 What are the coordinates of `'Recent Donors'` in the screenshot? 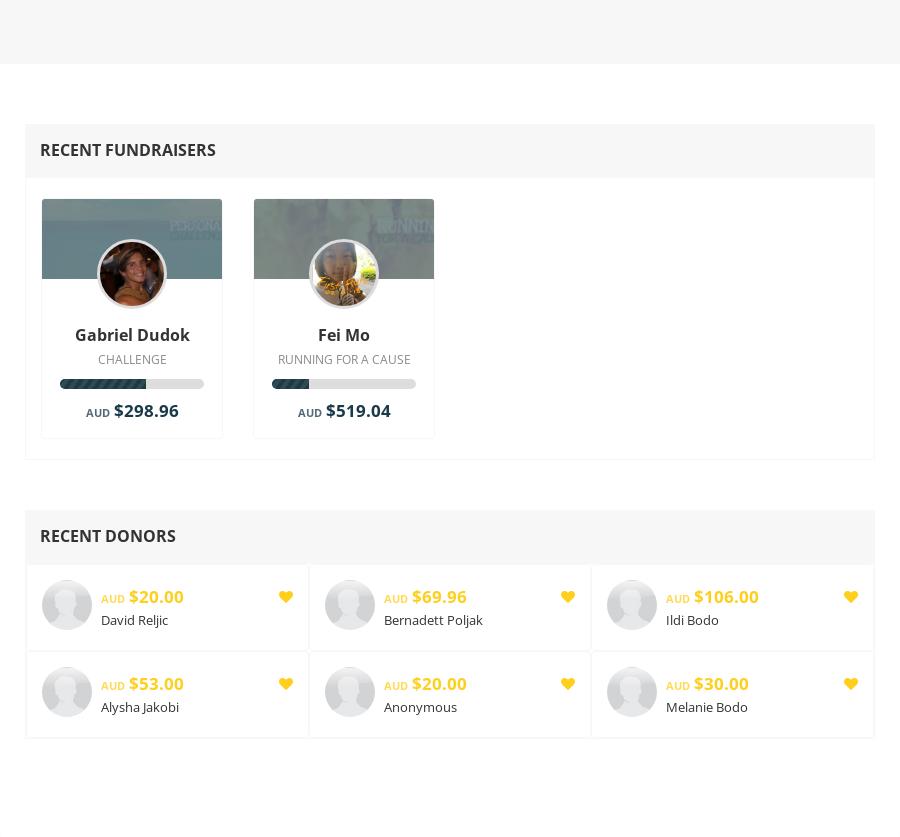 It's located at (38, 534).